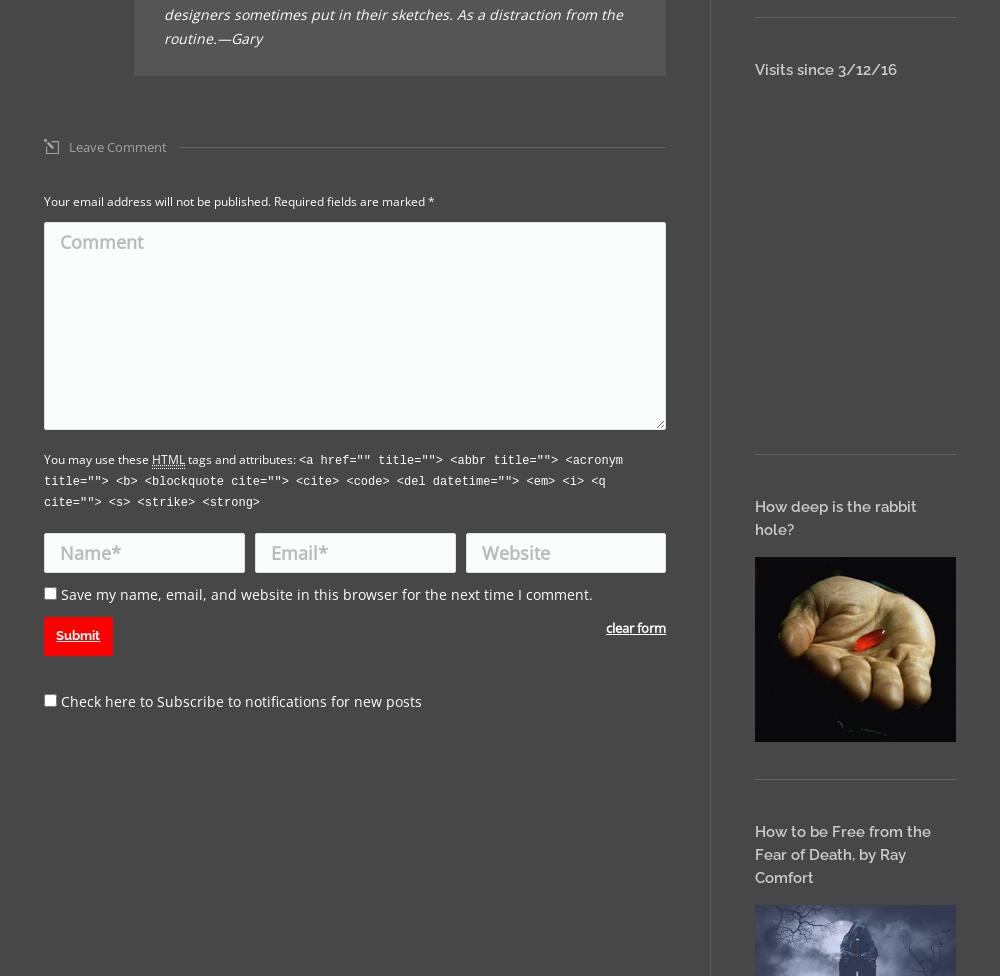  I want to click on 'You may use these', so click(44, 458).